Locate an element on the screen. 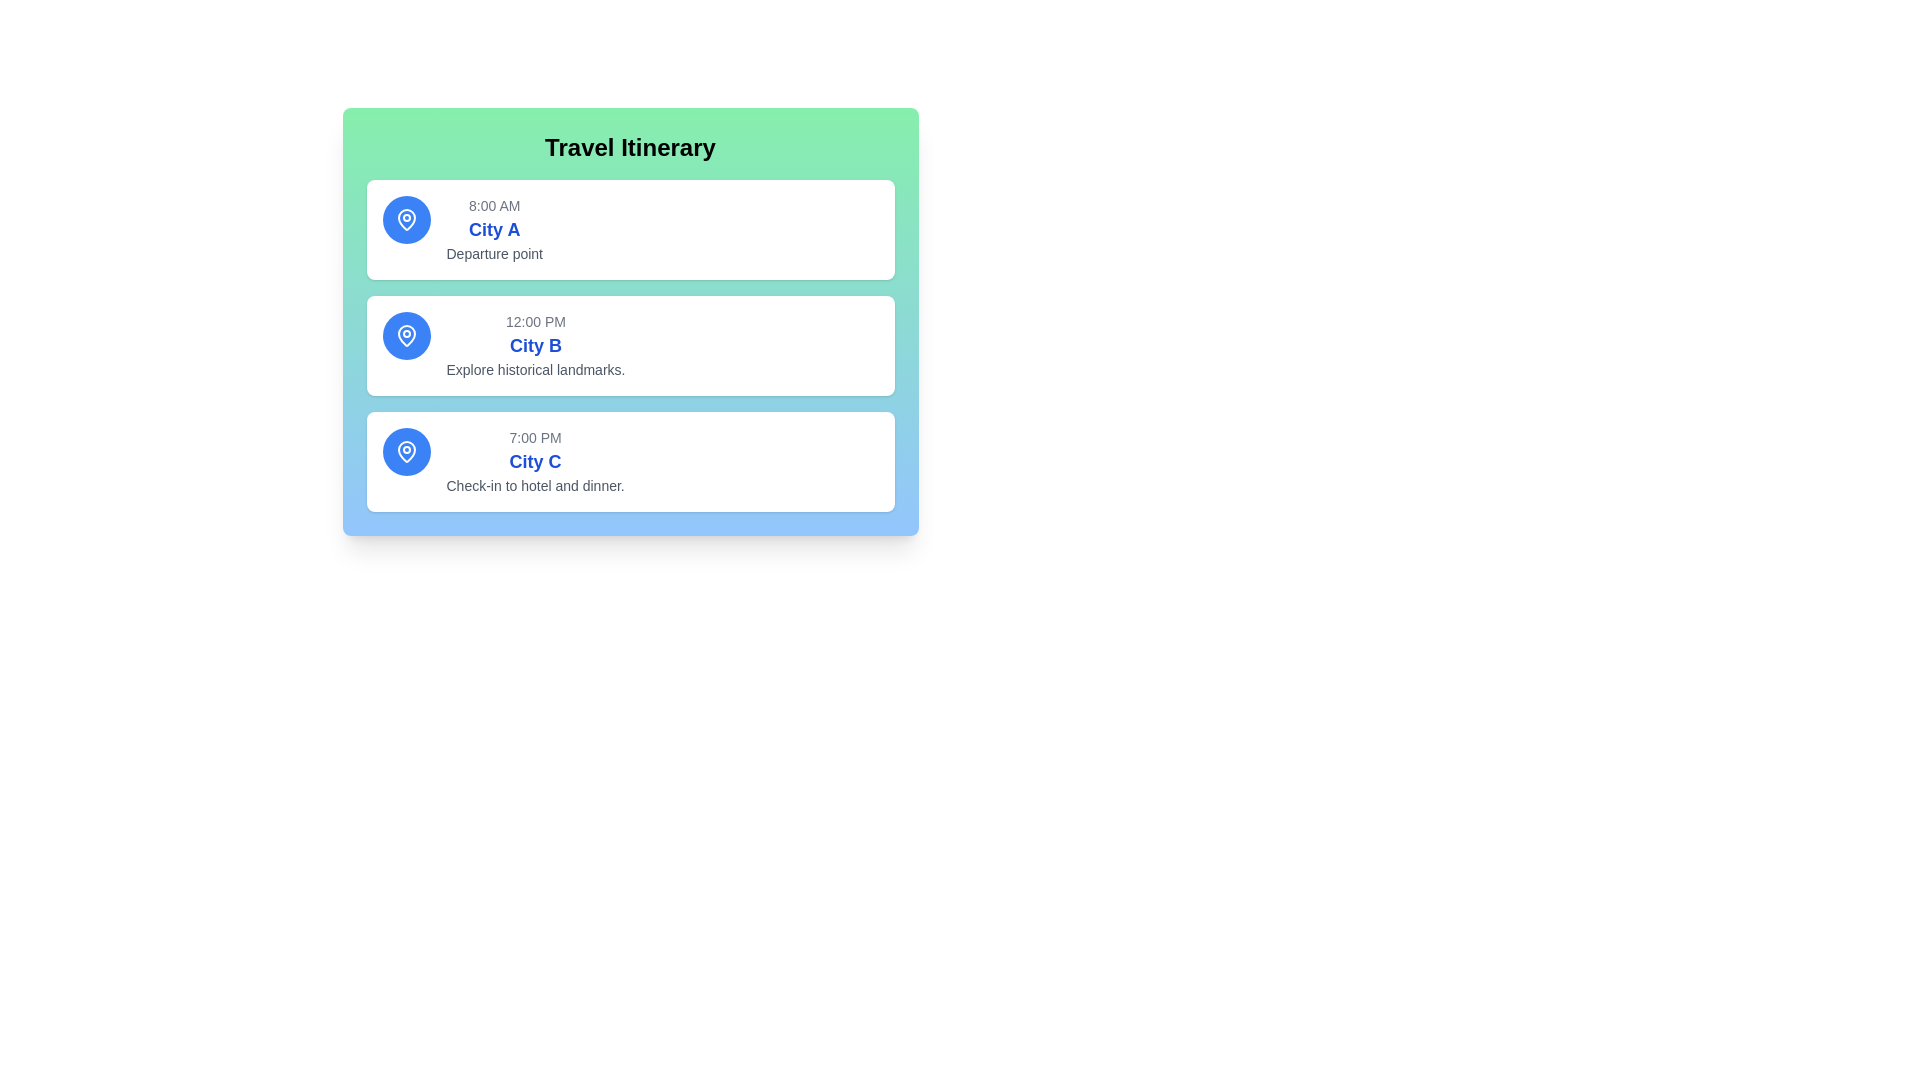 The height and width of the screenshot is (1080, 1920). the static text element that describes the departure location for 'City A' in the itinerary card, positioned below the larger 'City A' text and the timing information '8:00 AM' is located at coordinates (494, 253).